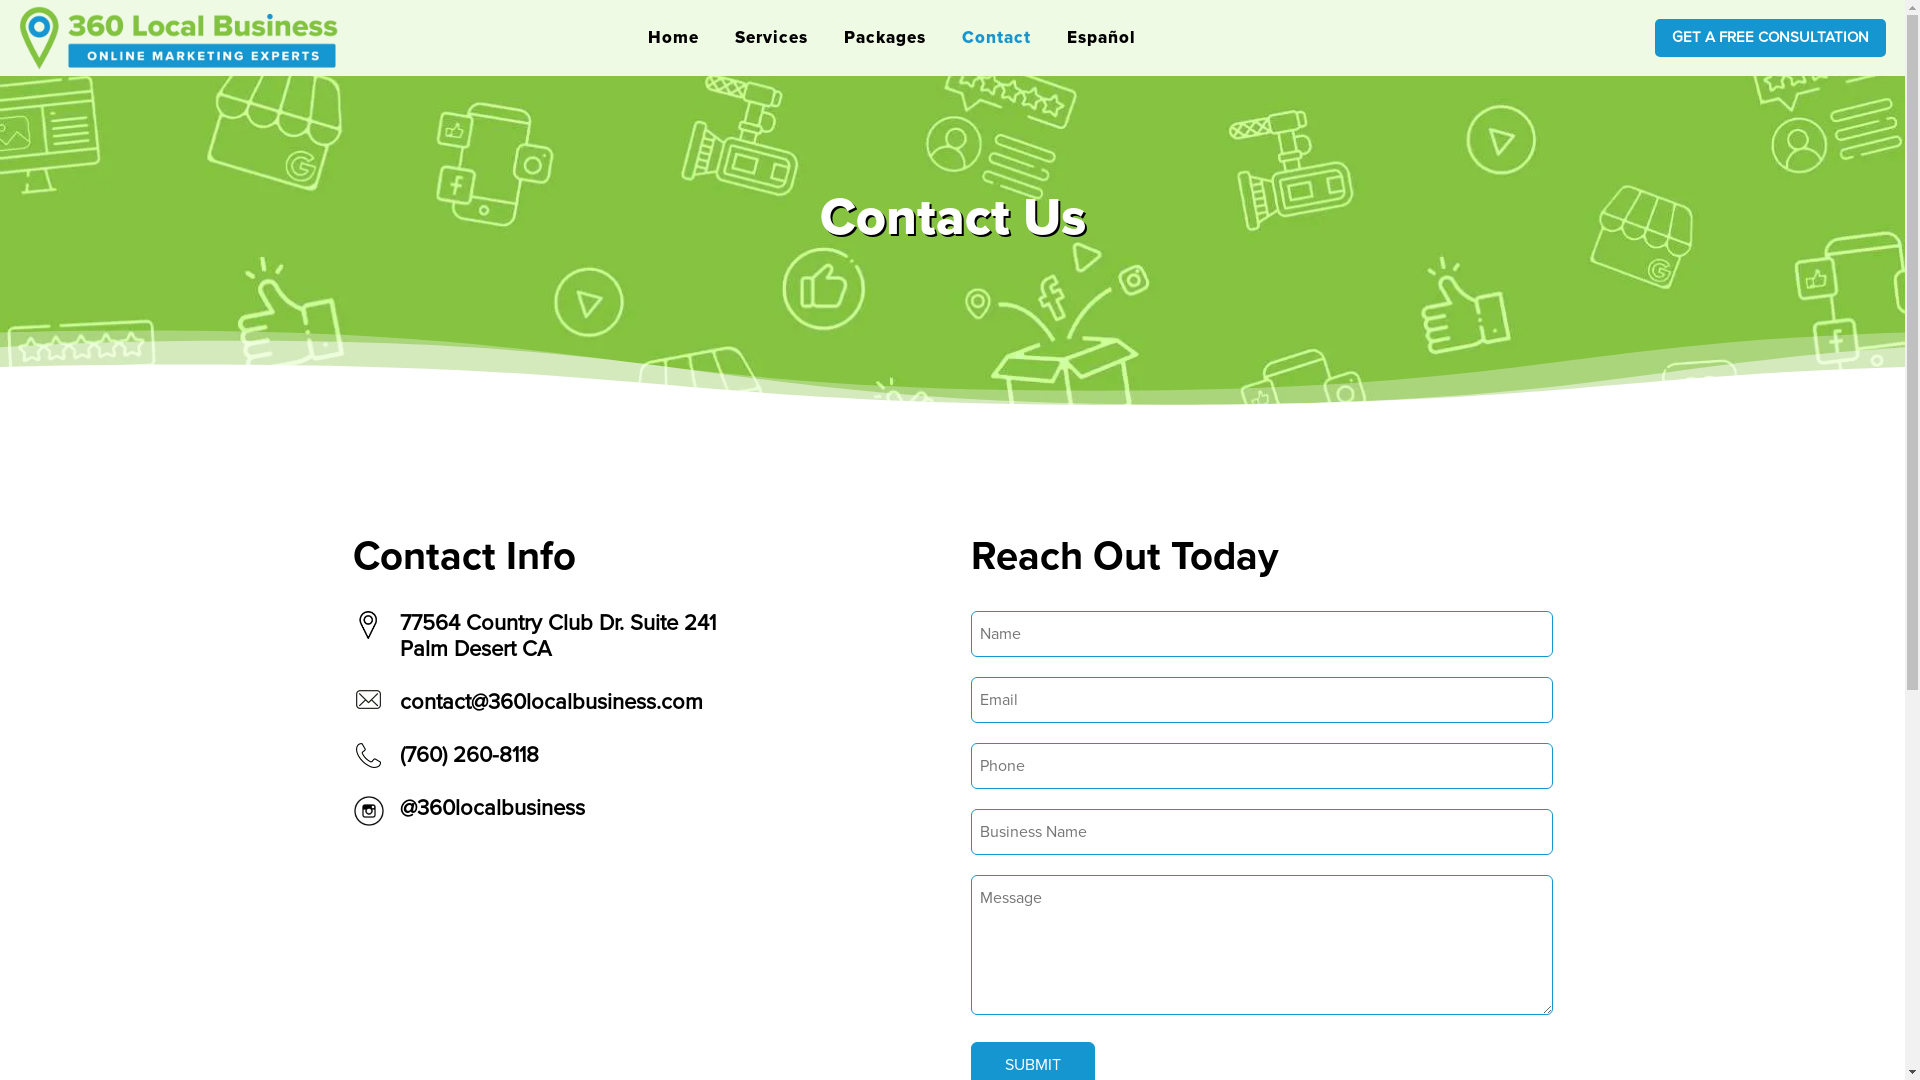  What do you see at coordinates (770, 38) in the screenshot?
I see `'Services'` at bounding box center [770, 38].